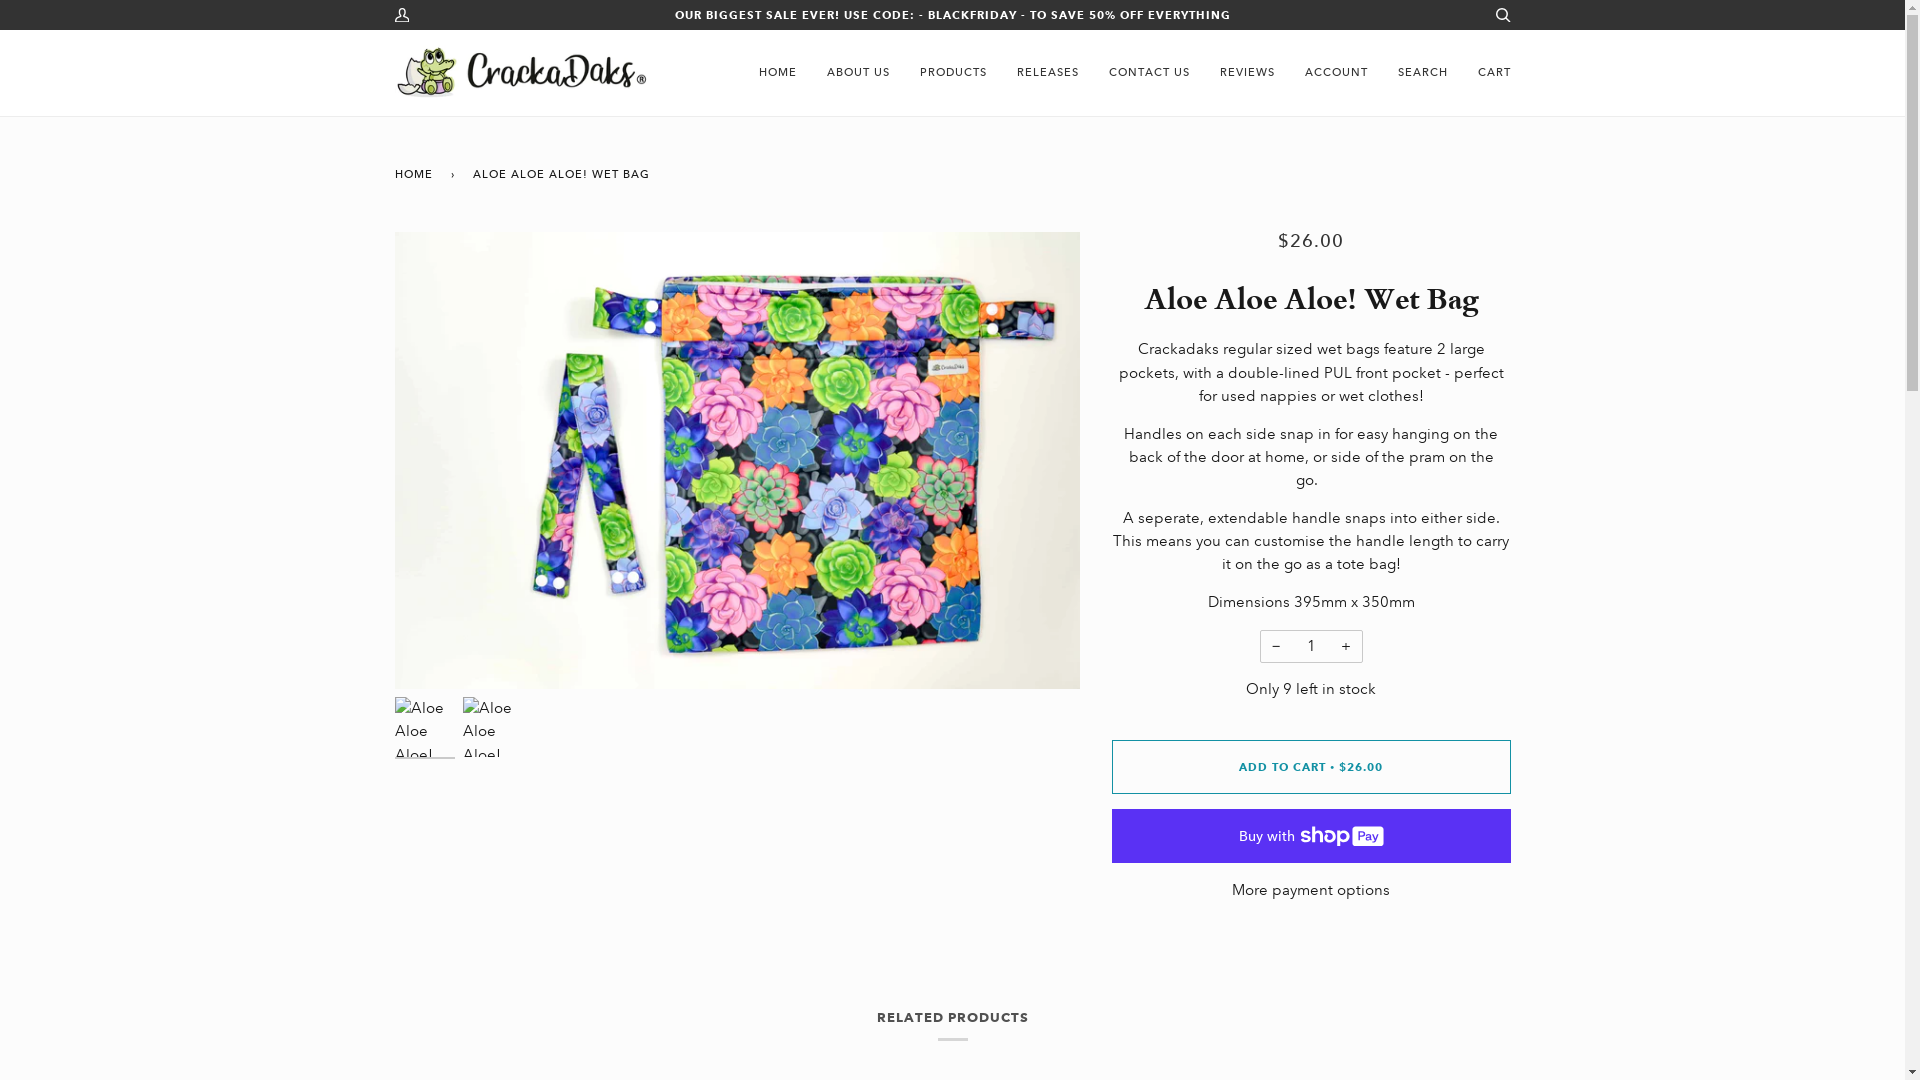 The width and height of the screenshot is (1920, 1080). I want to click on 'HOME', so click(776, 72).